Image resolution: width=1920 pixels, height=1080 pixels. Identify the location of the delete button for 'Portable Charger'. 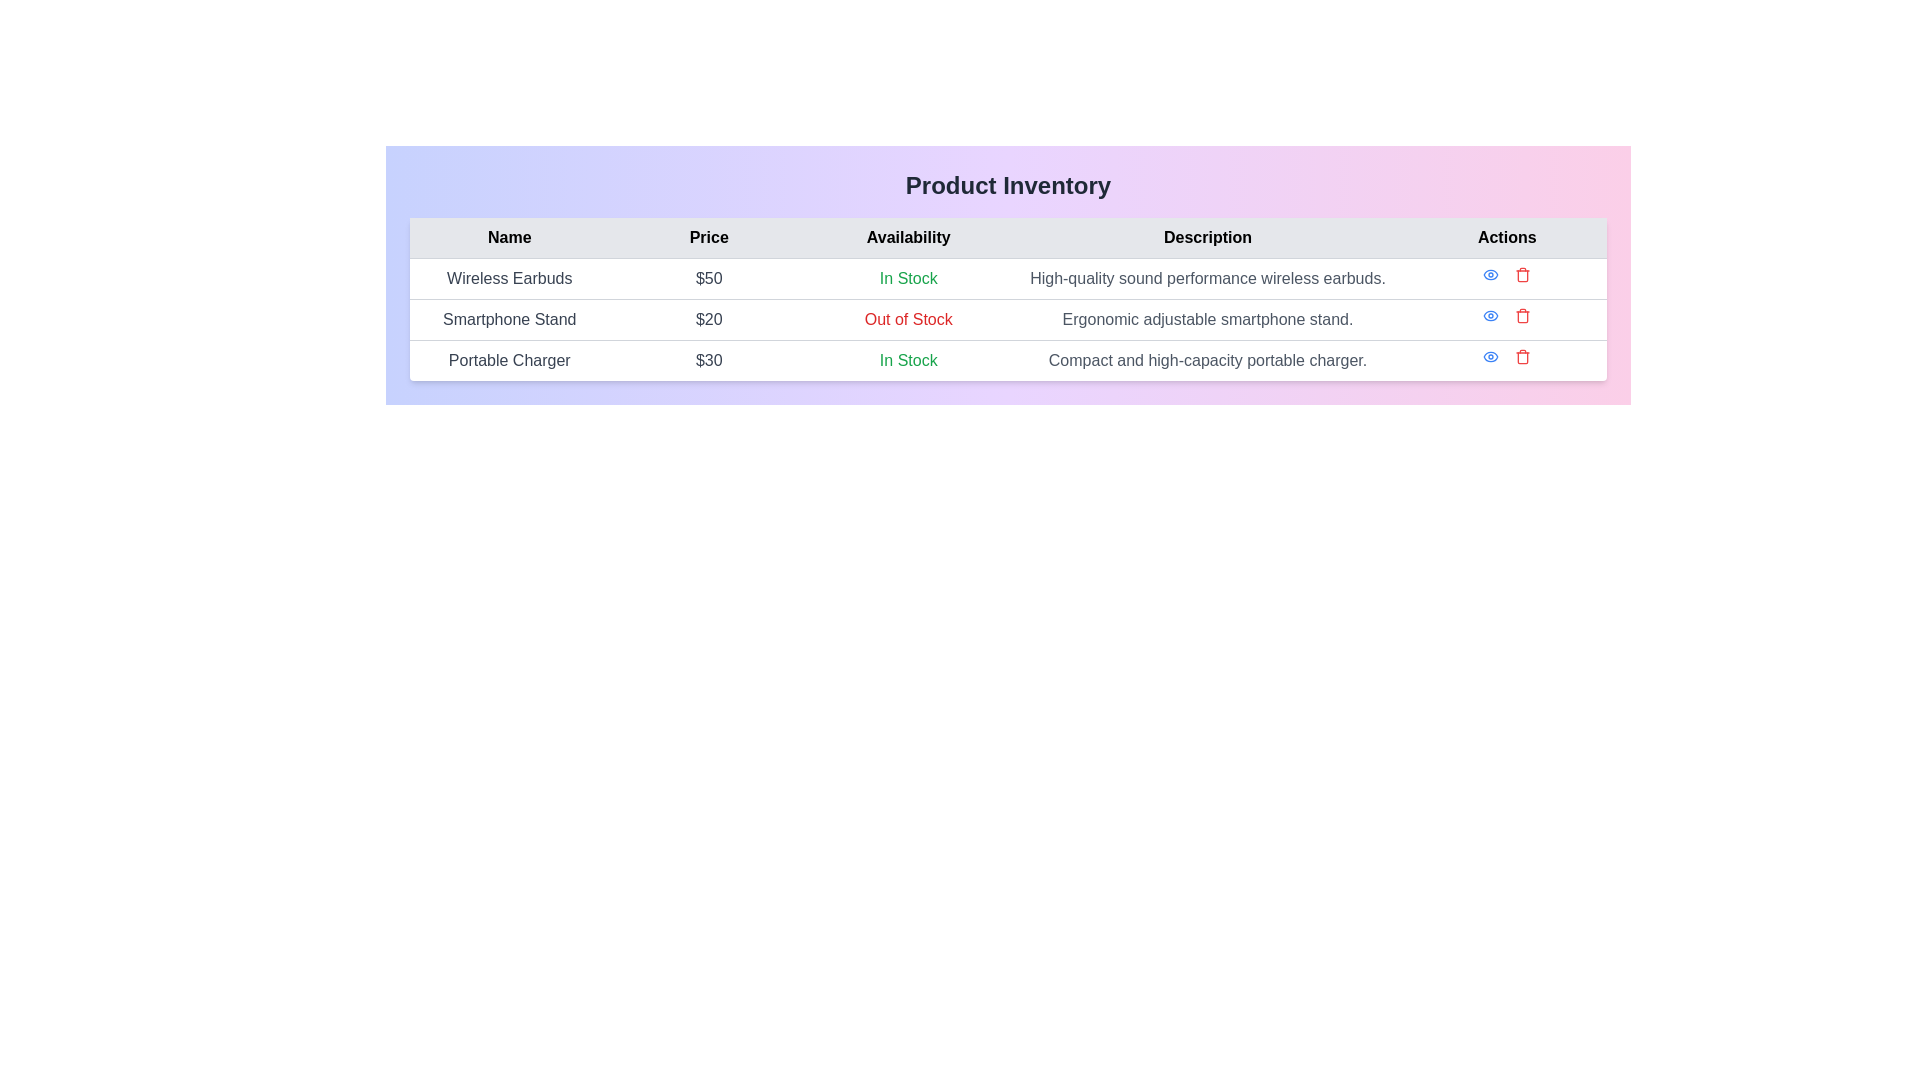
(1522, 356).